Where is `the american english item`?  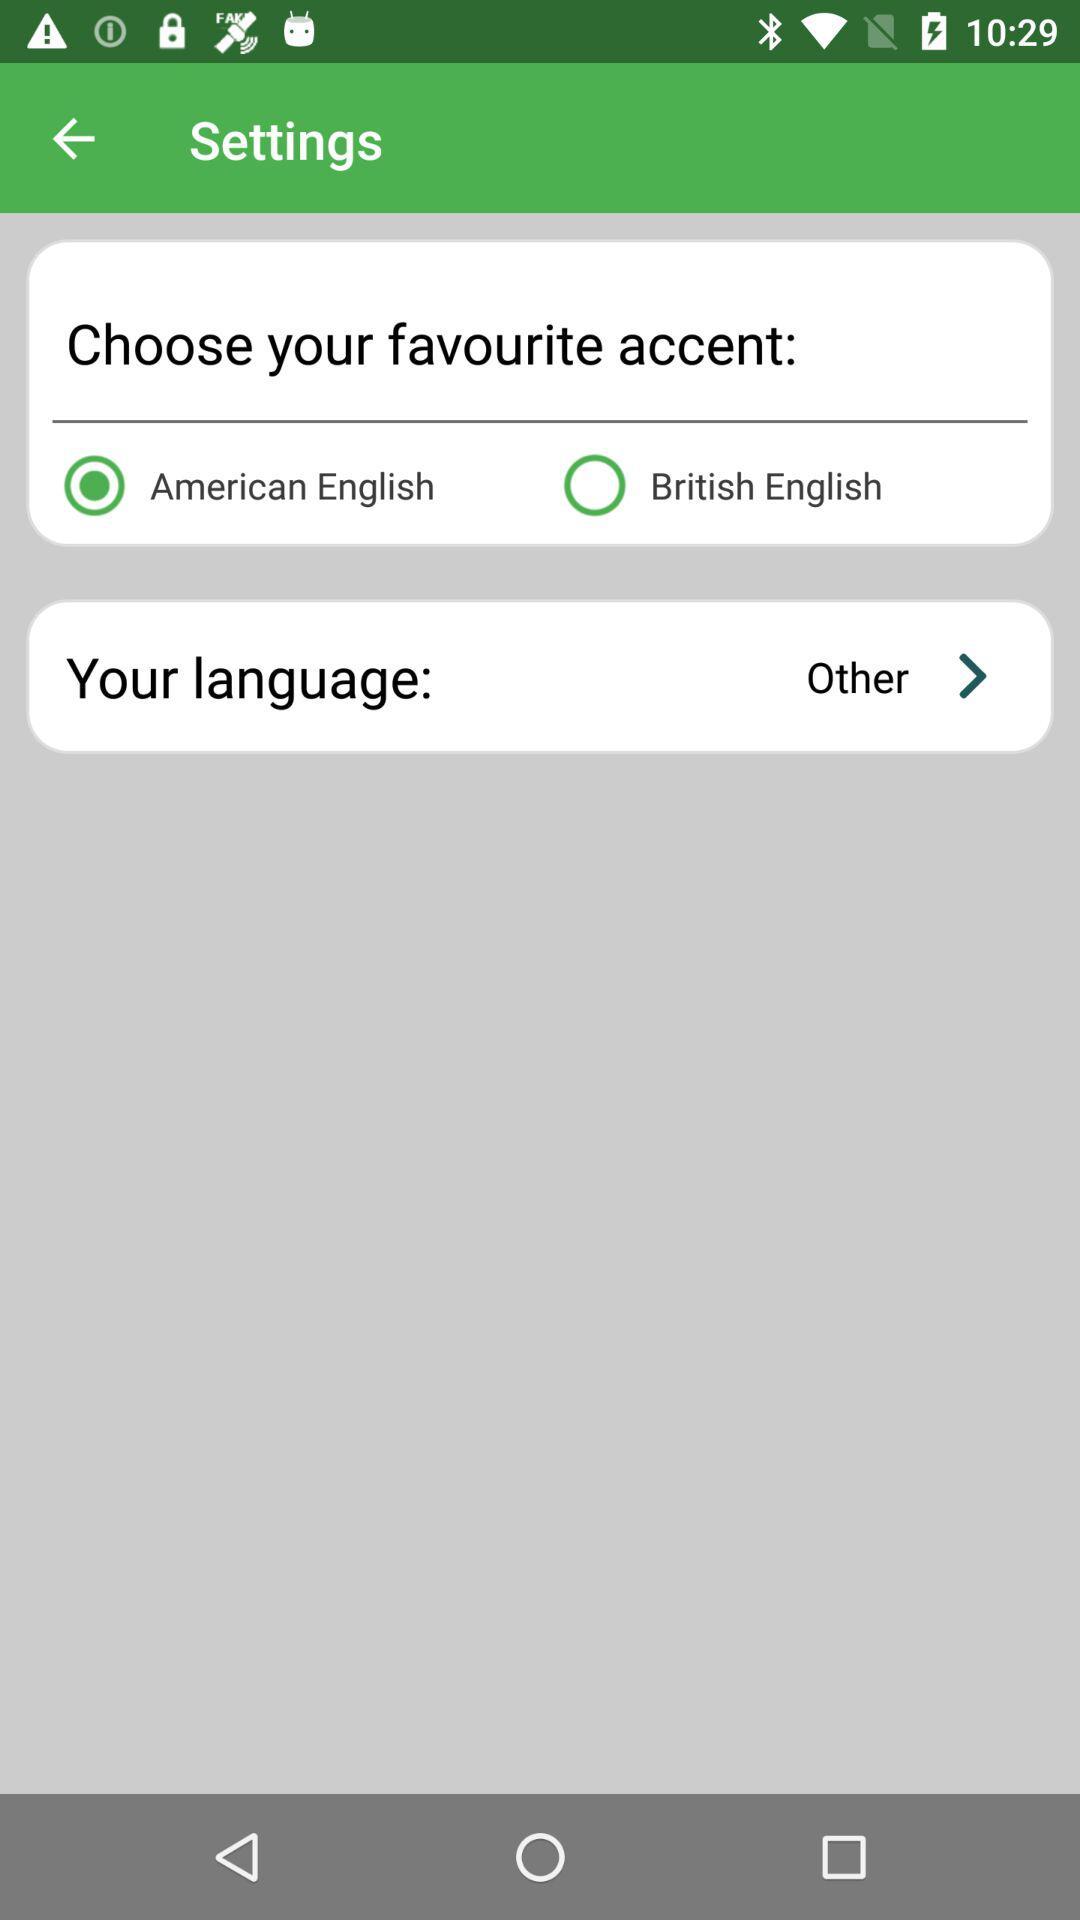
the american english item is located at coordinates (289, 481).